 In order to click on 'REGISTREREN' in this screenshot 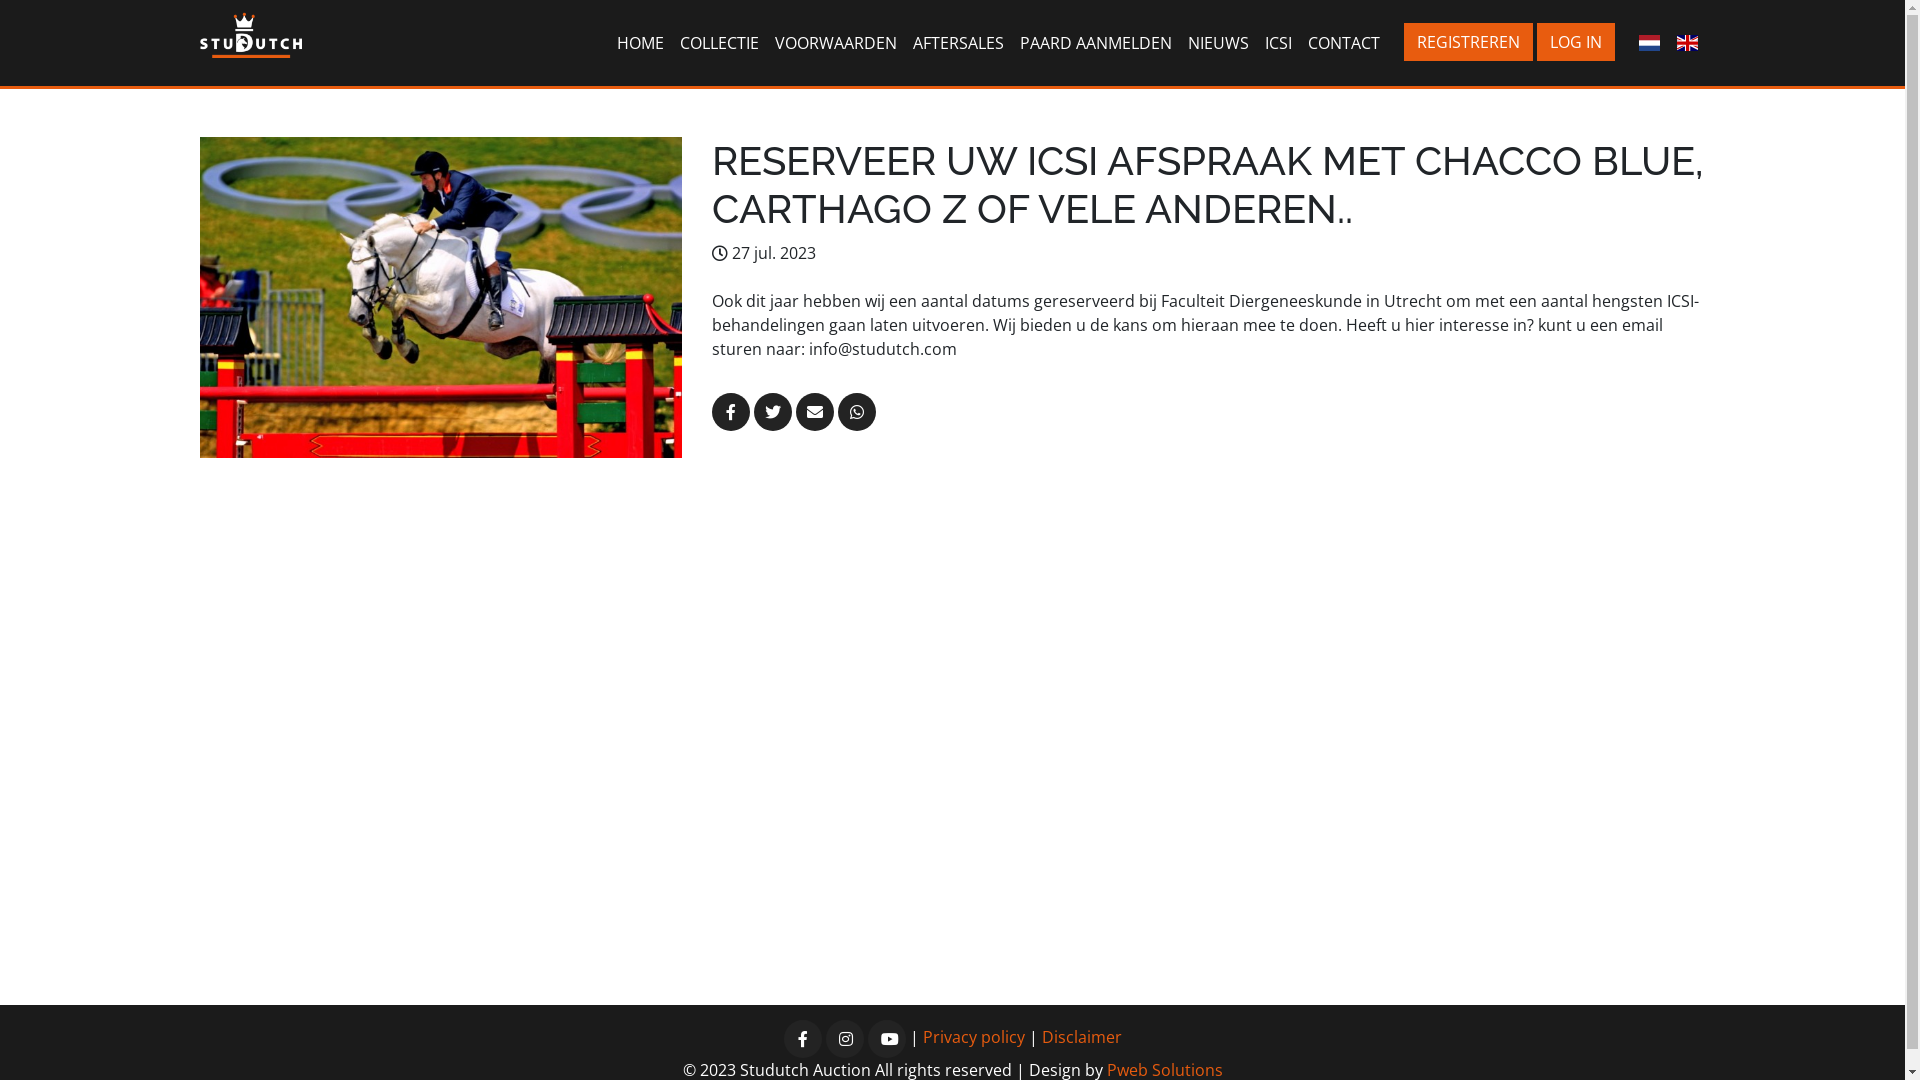, I will do `click(1468, 42)`.